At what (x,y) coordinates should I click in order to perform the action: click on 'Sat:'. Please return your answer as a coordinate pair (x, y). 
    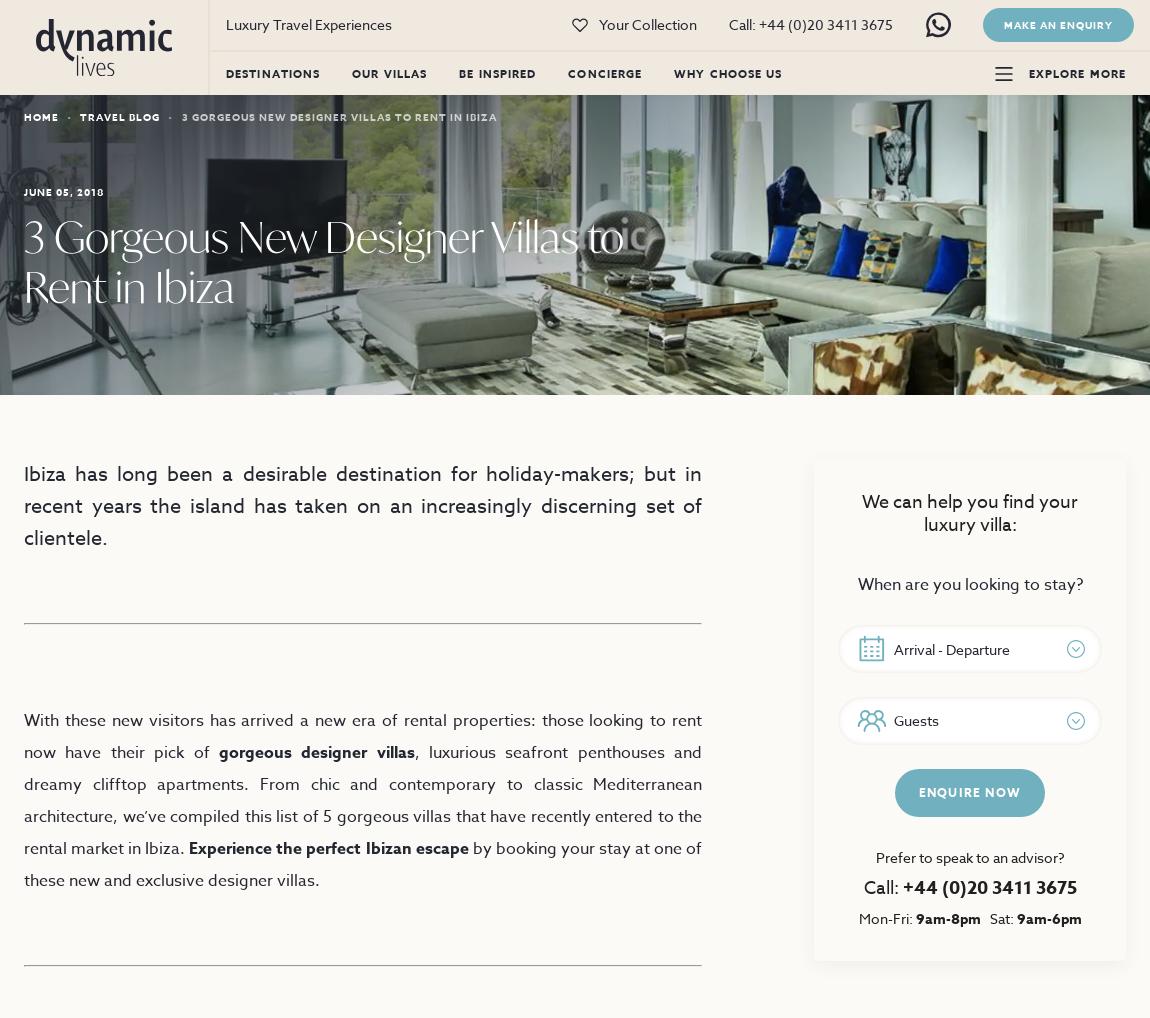
    Looking at the image, I should click on (997, 917).